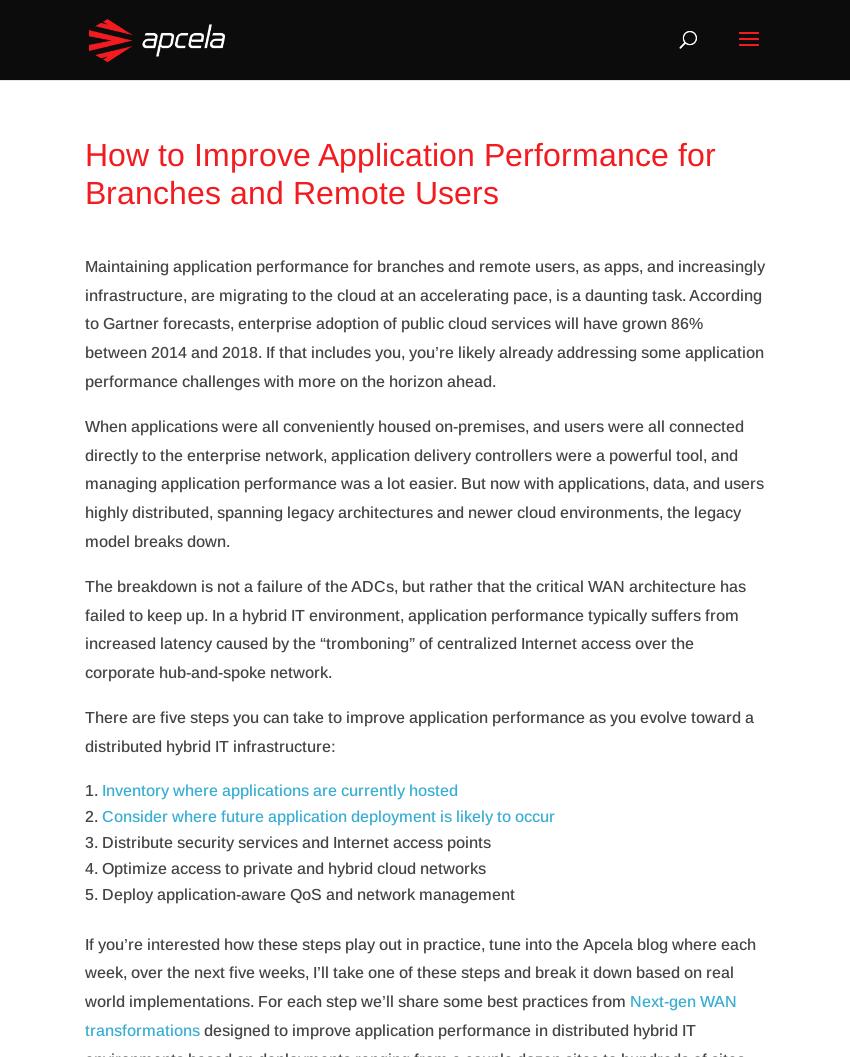  What do you see at coordinates (278, 789) in the screenshot?
I see `'Inventory where applications are currently hosted'` at bounding box center [278, 789].